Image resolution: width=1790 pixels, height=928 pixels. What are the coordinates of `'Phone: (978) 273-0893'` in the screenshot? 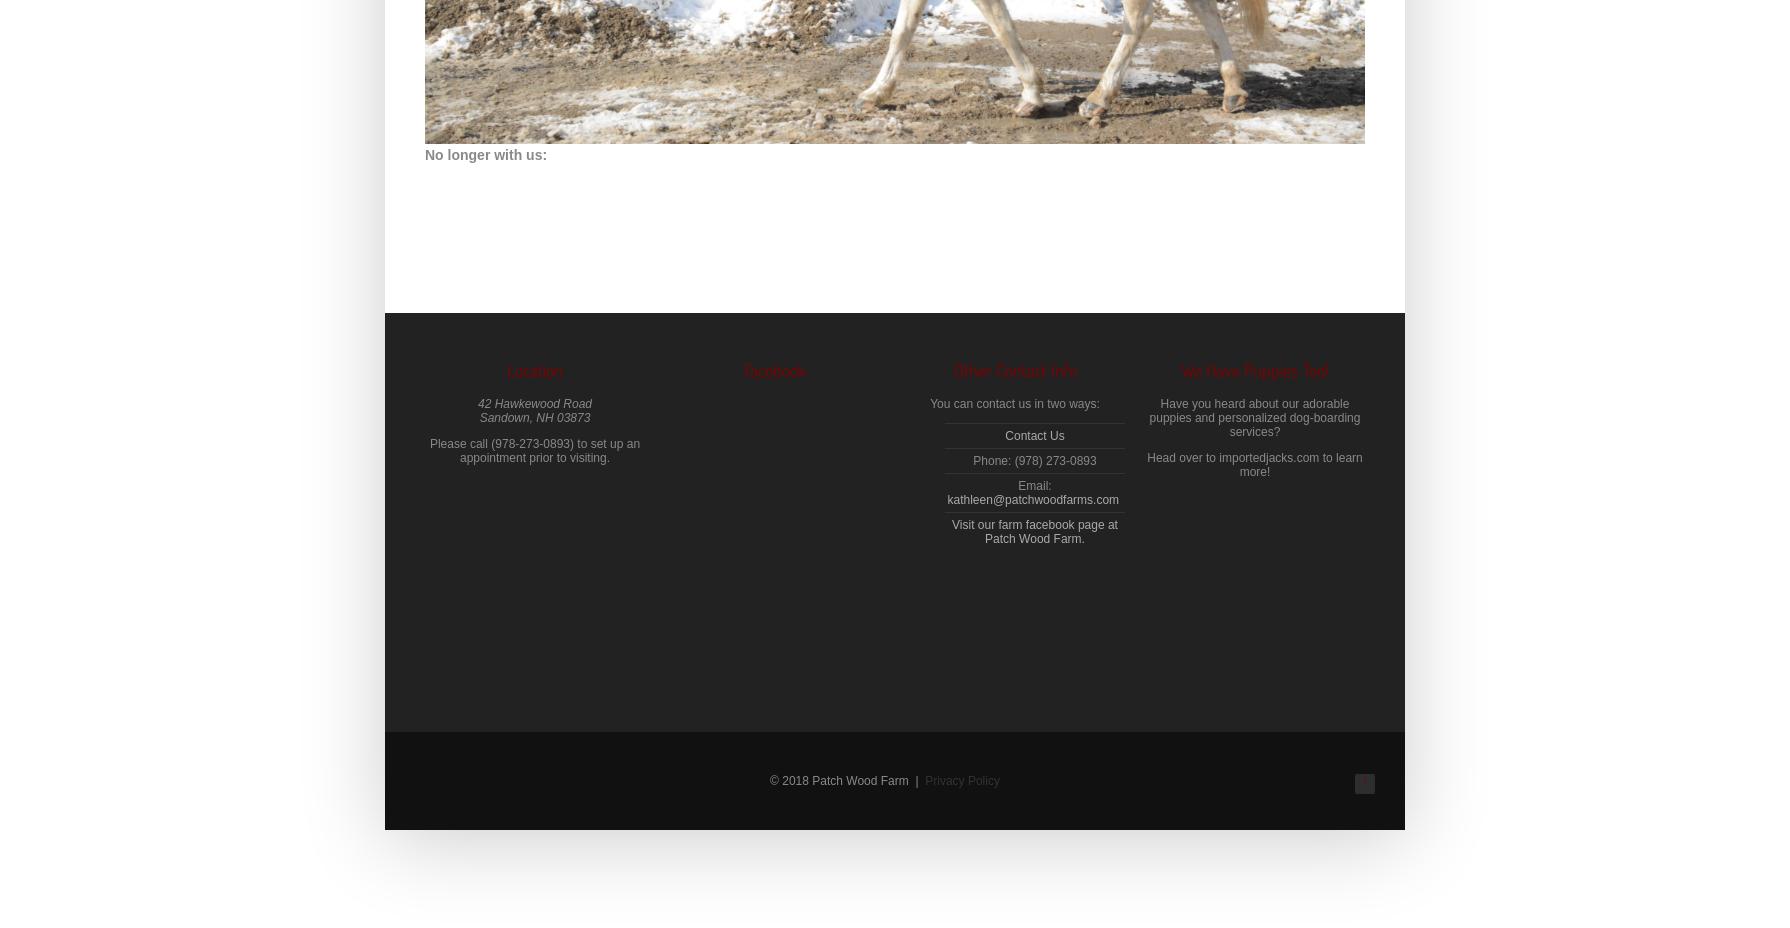 It's located at (1034, 461).